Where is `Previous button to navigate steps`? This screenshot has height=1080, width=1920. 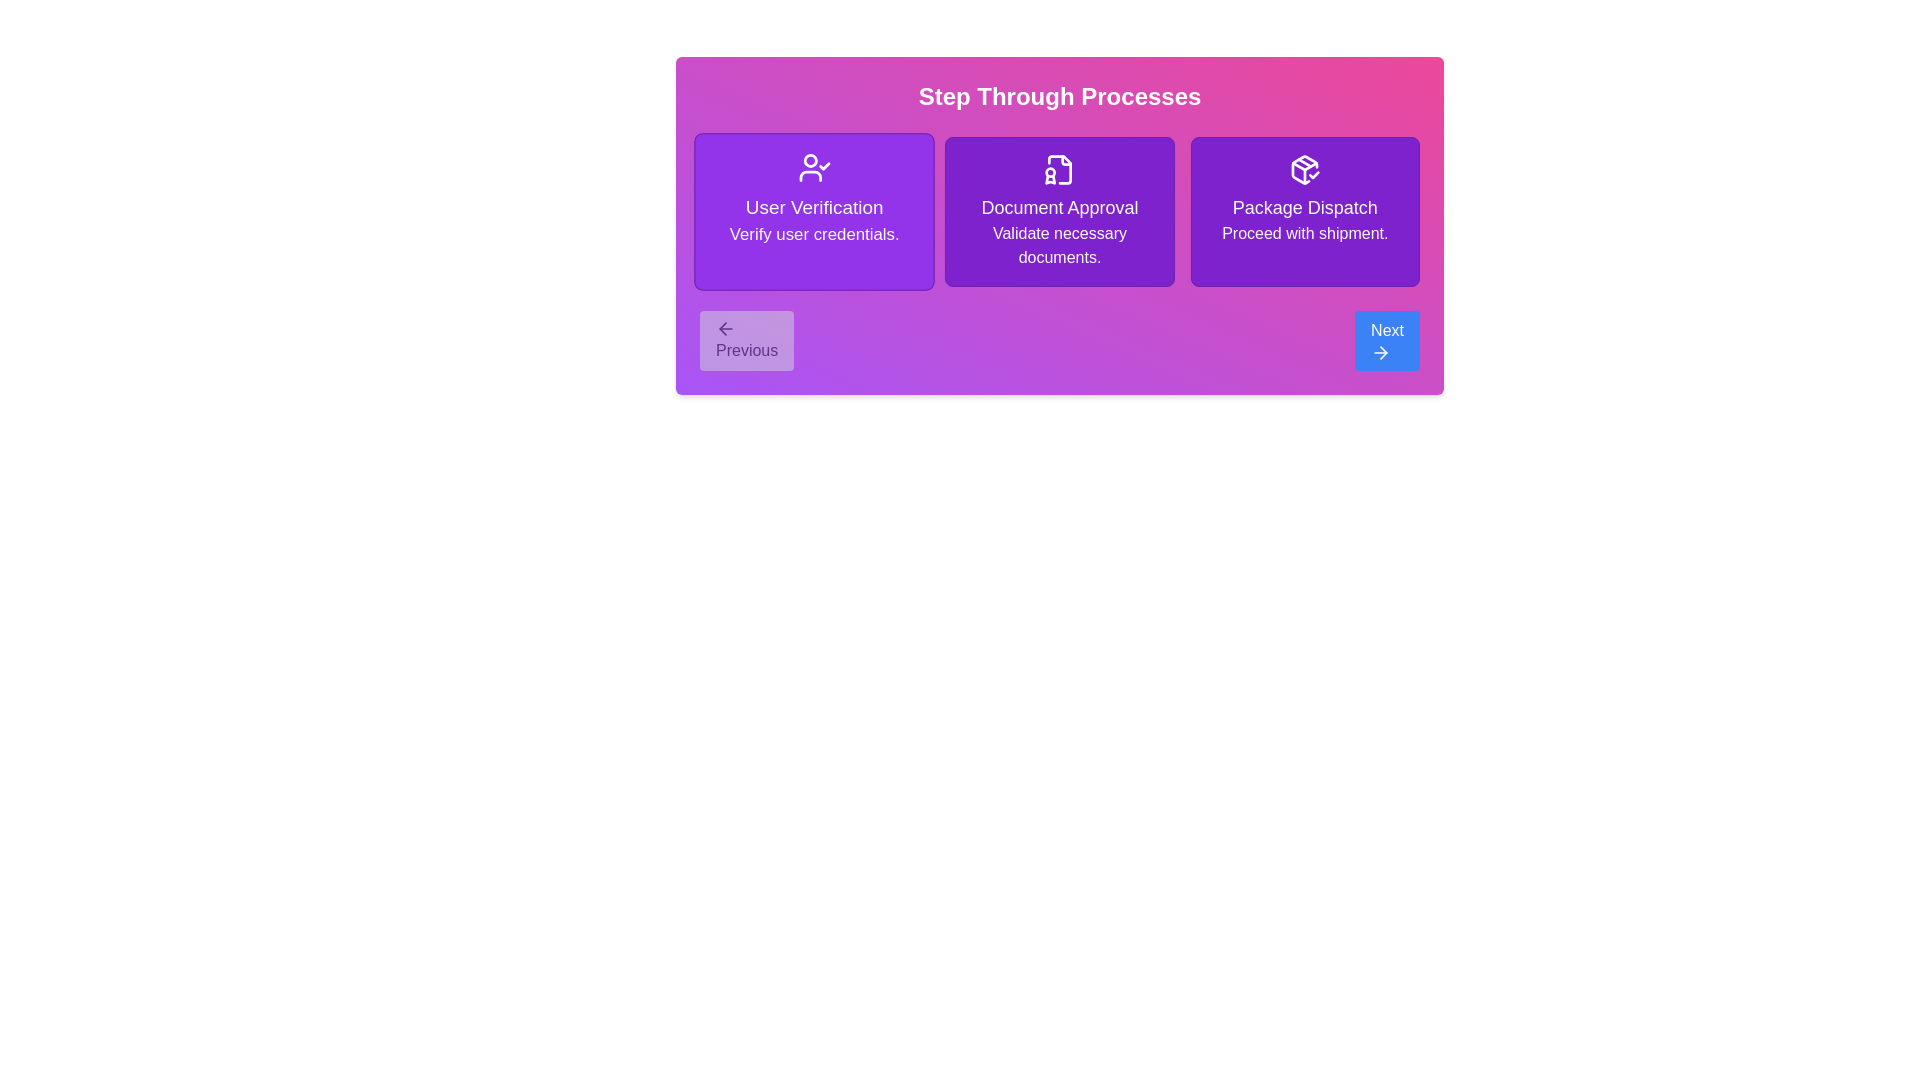 Previous button to navigate steps is located at coordinates (746, 339).